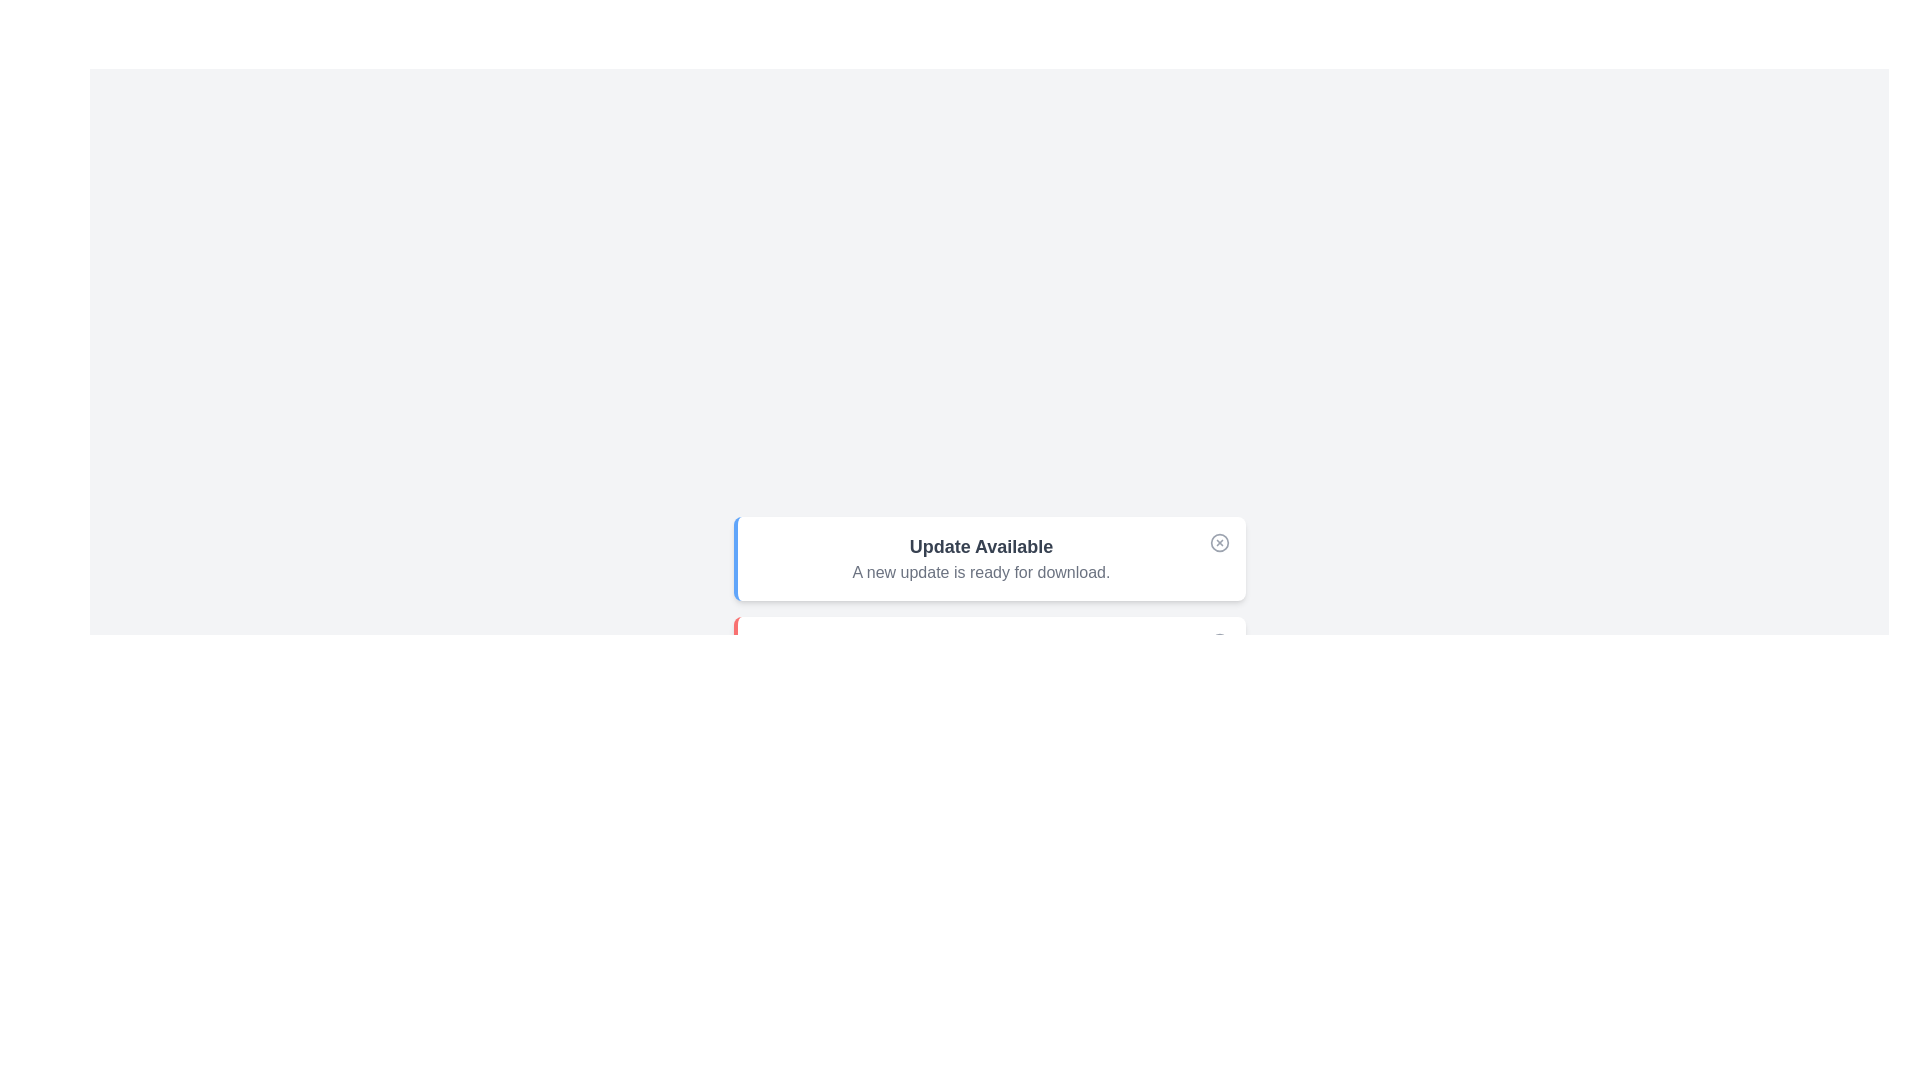  What do you see at coordinates (1218, 543) in the screenshot?
I see `the close button of the alert to dismiss it` at bounding box center [1218, 543].